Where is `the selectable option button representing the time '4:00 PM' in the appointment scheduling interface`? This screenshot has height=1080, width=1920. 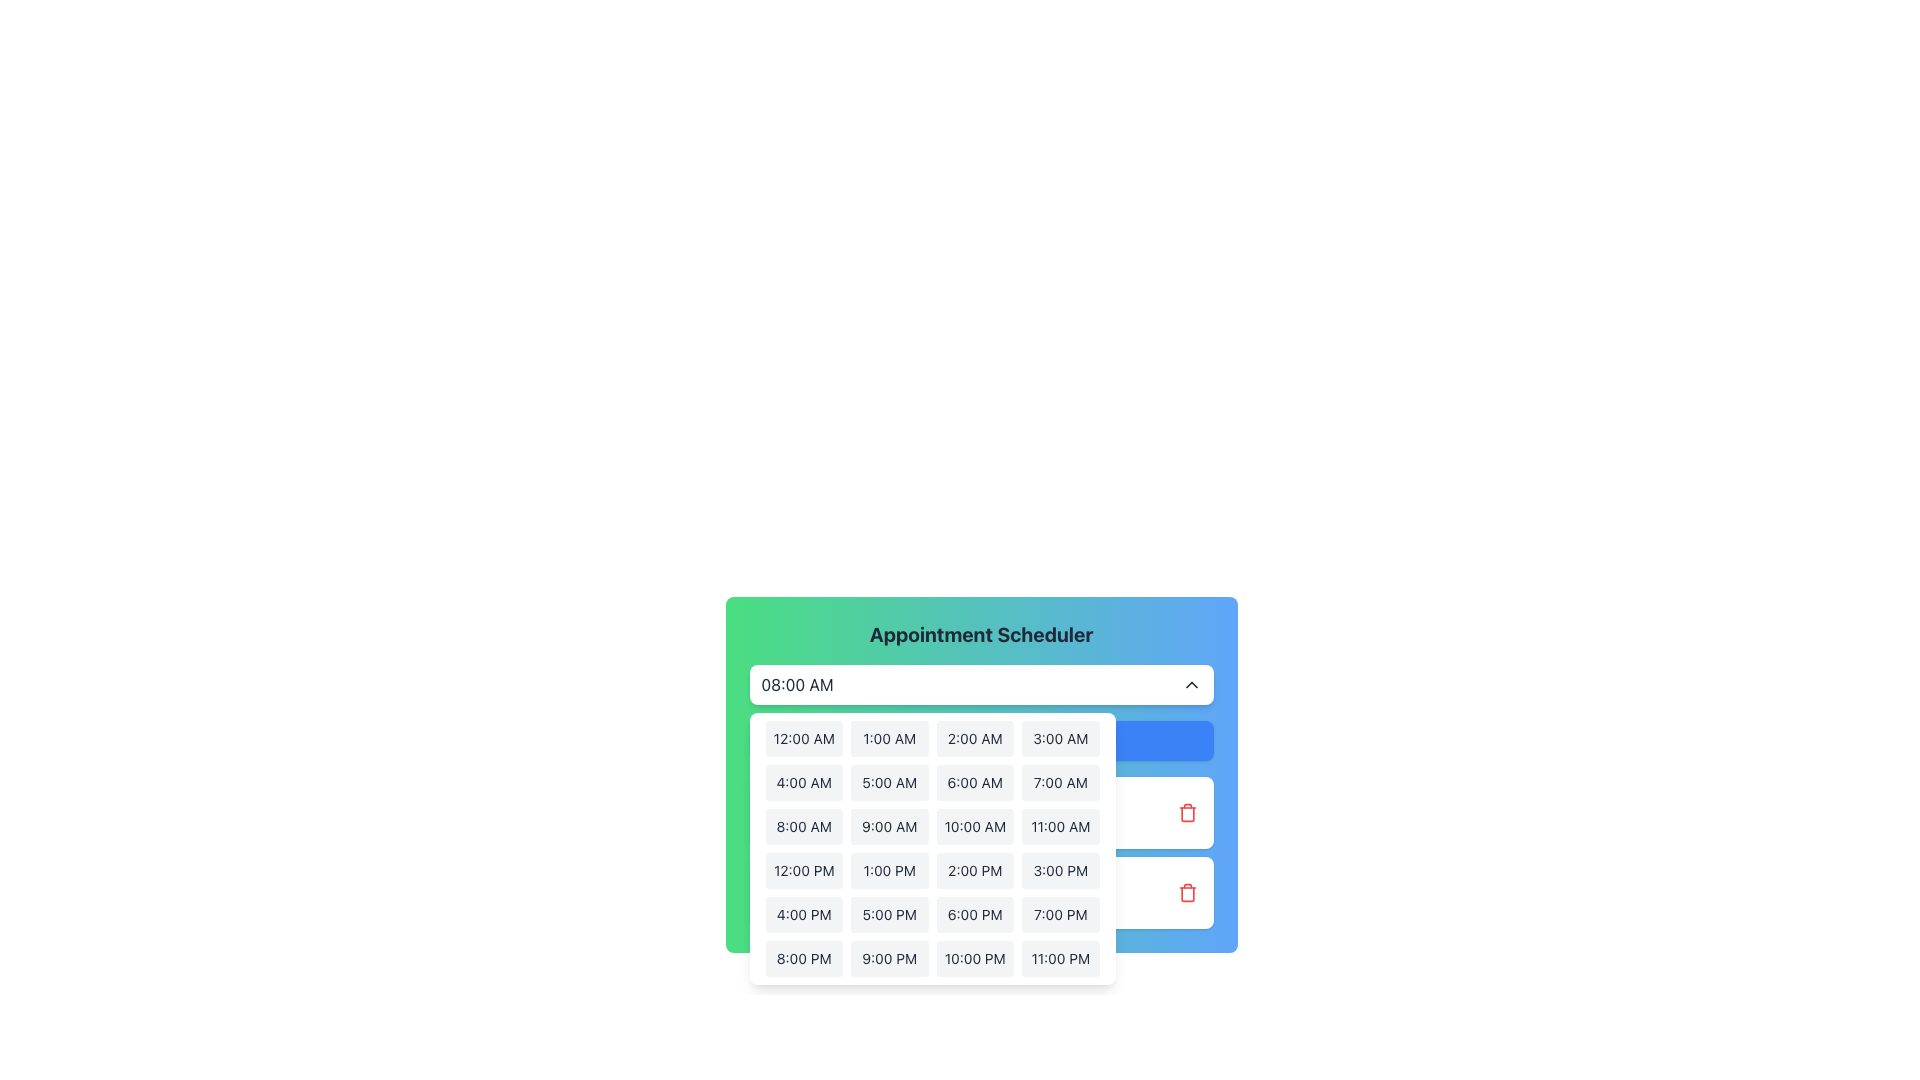 the selectable option button representing the time '4:00 PM' in the appointment scheduling interface is located at coordinates (804, 914).